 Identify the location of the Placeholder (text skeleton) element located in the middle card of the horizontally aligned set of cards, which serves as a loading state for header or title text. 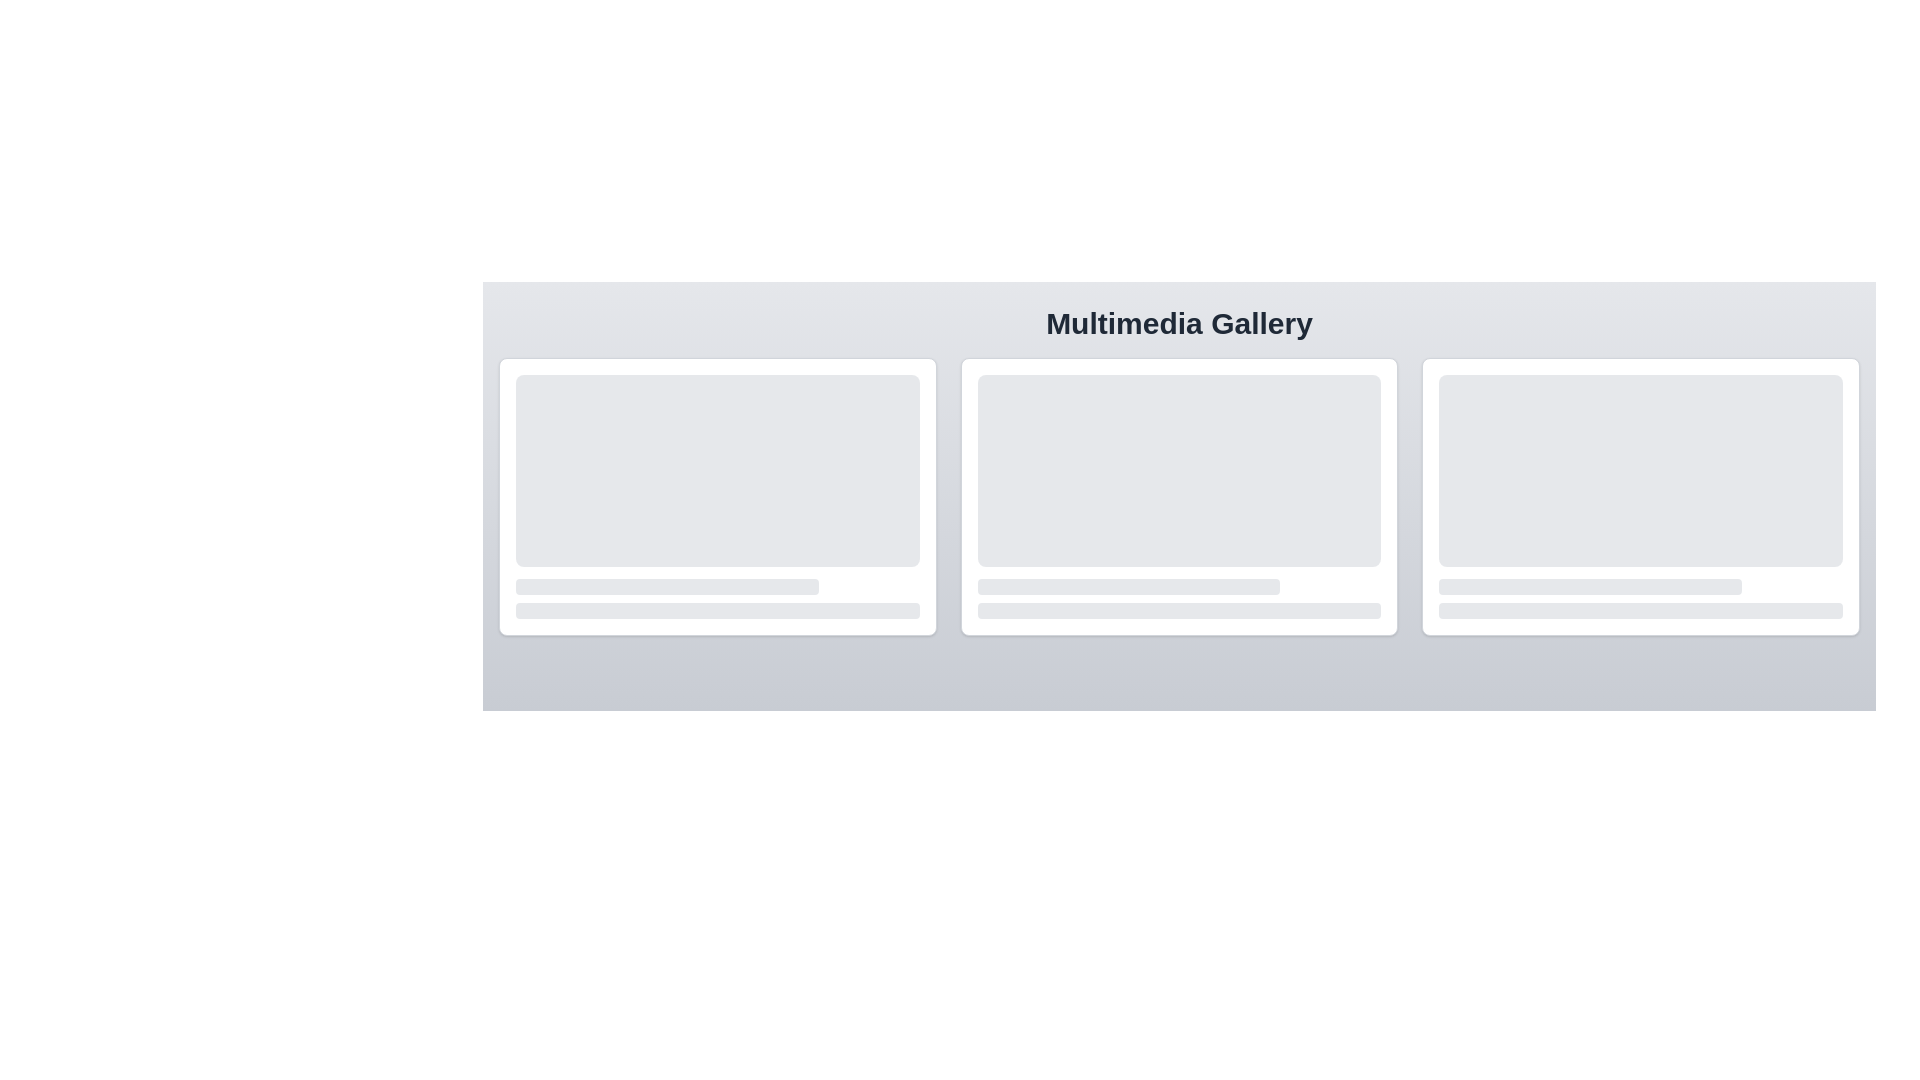
(1179, 585).